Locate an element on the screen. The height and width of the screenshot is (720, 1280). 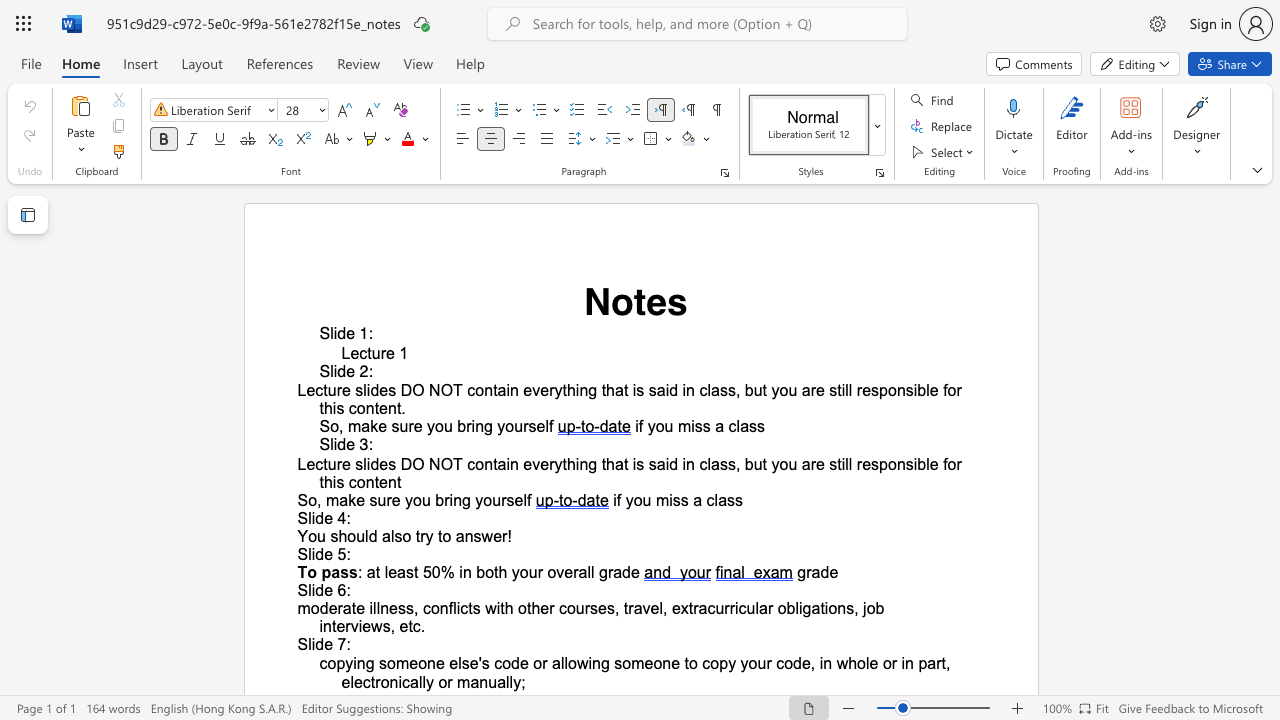
the space between the continuous character "D" and "O" in the text is located at coordinates (411, 390).